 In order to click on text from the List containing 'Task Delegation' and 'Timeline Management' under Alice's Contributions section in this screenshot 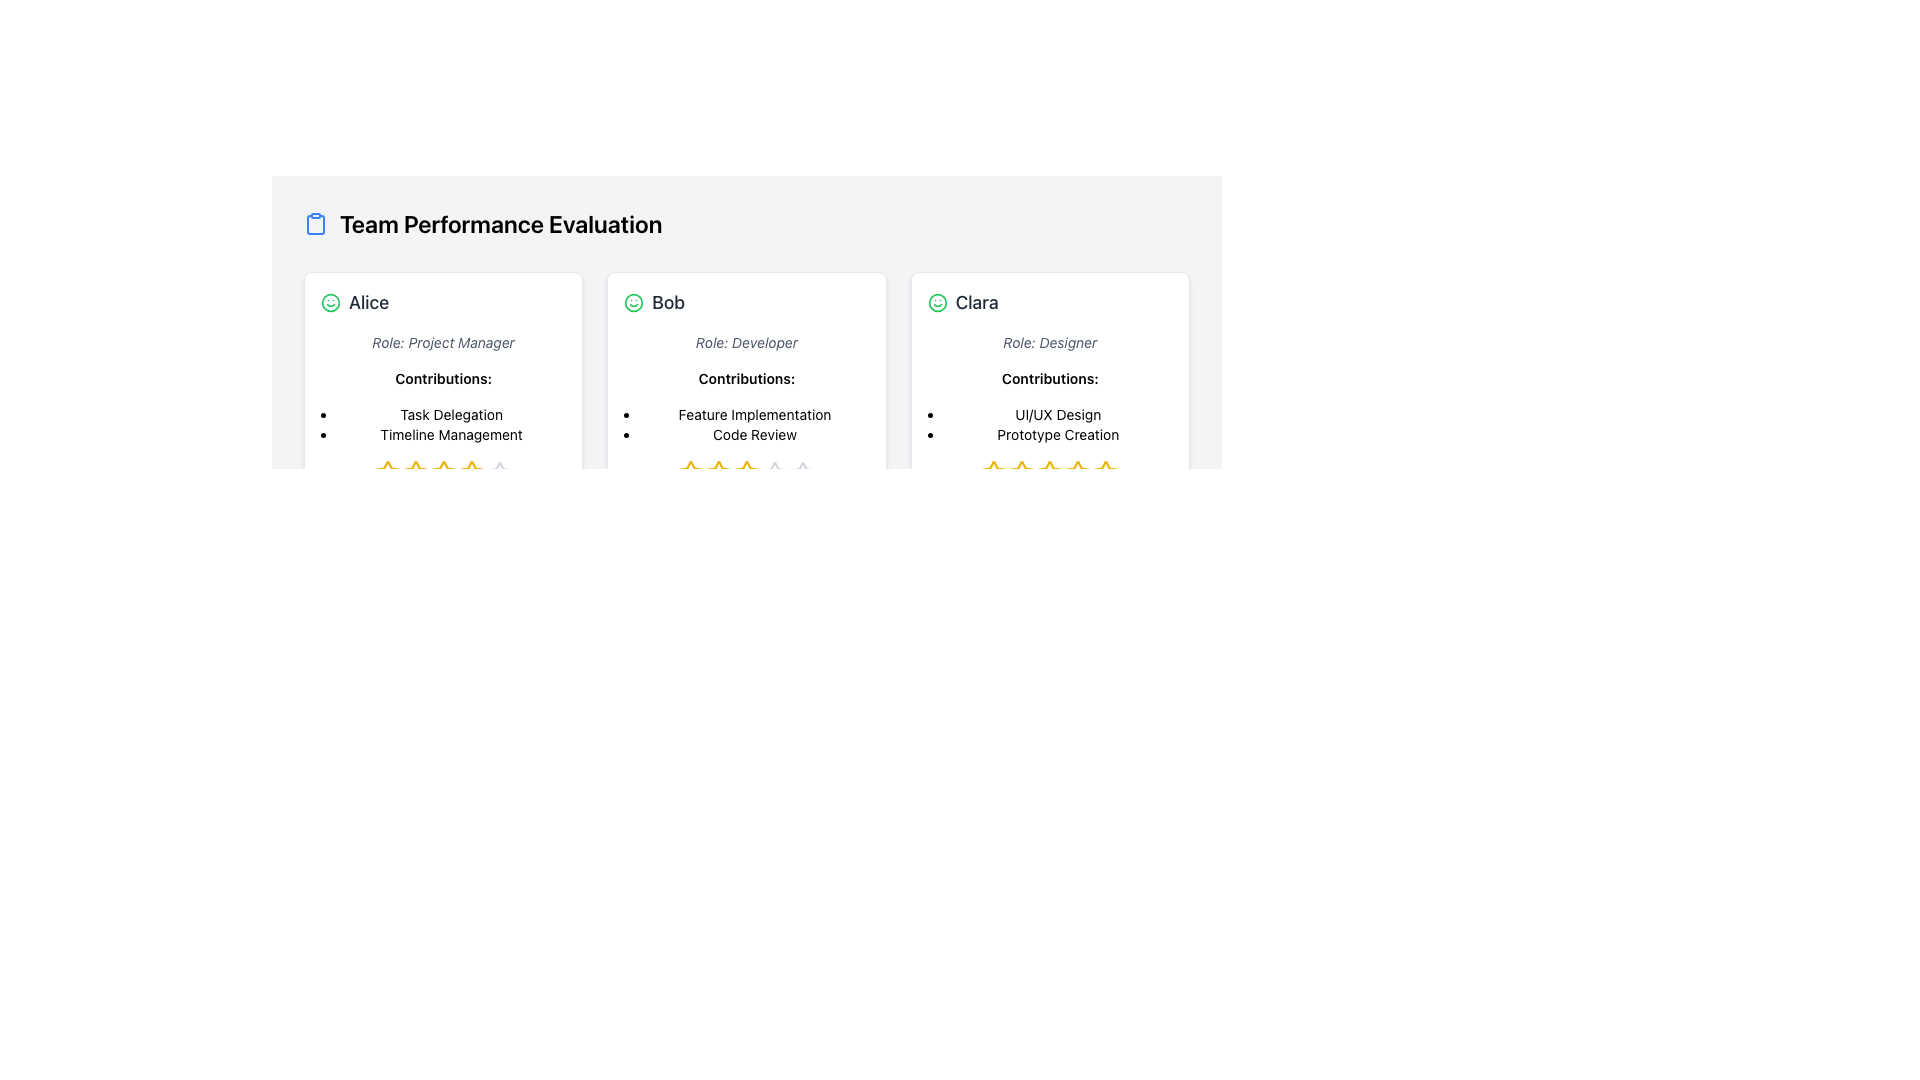, I will do `click(450, 423)`.